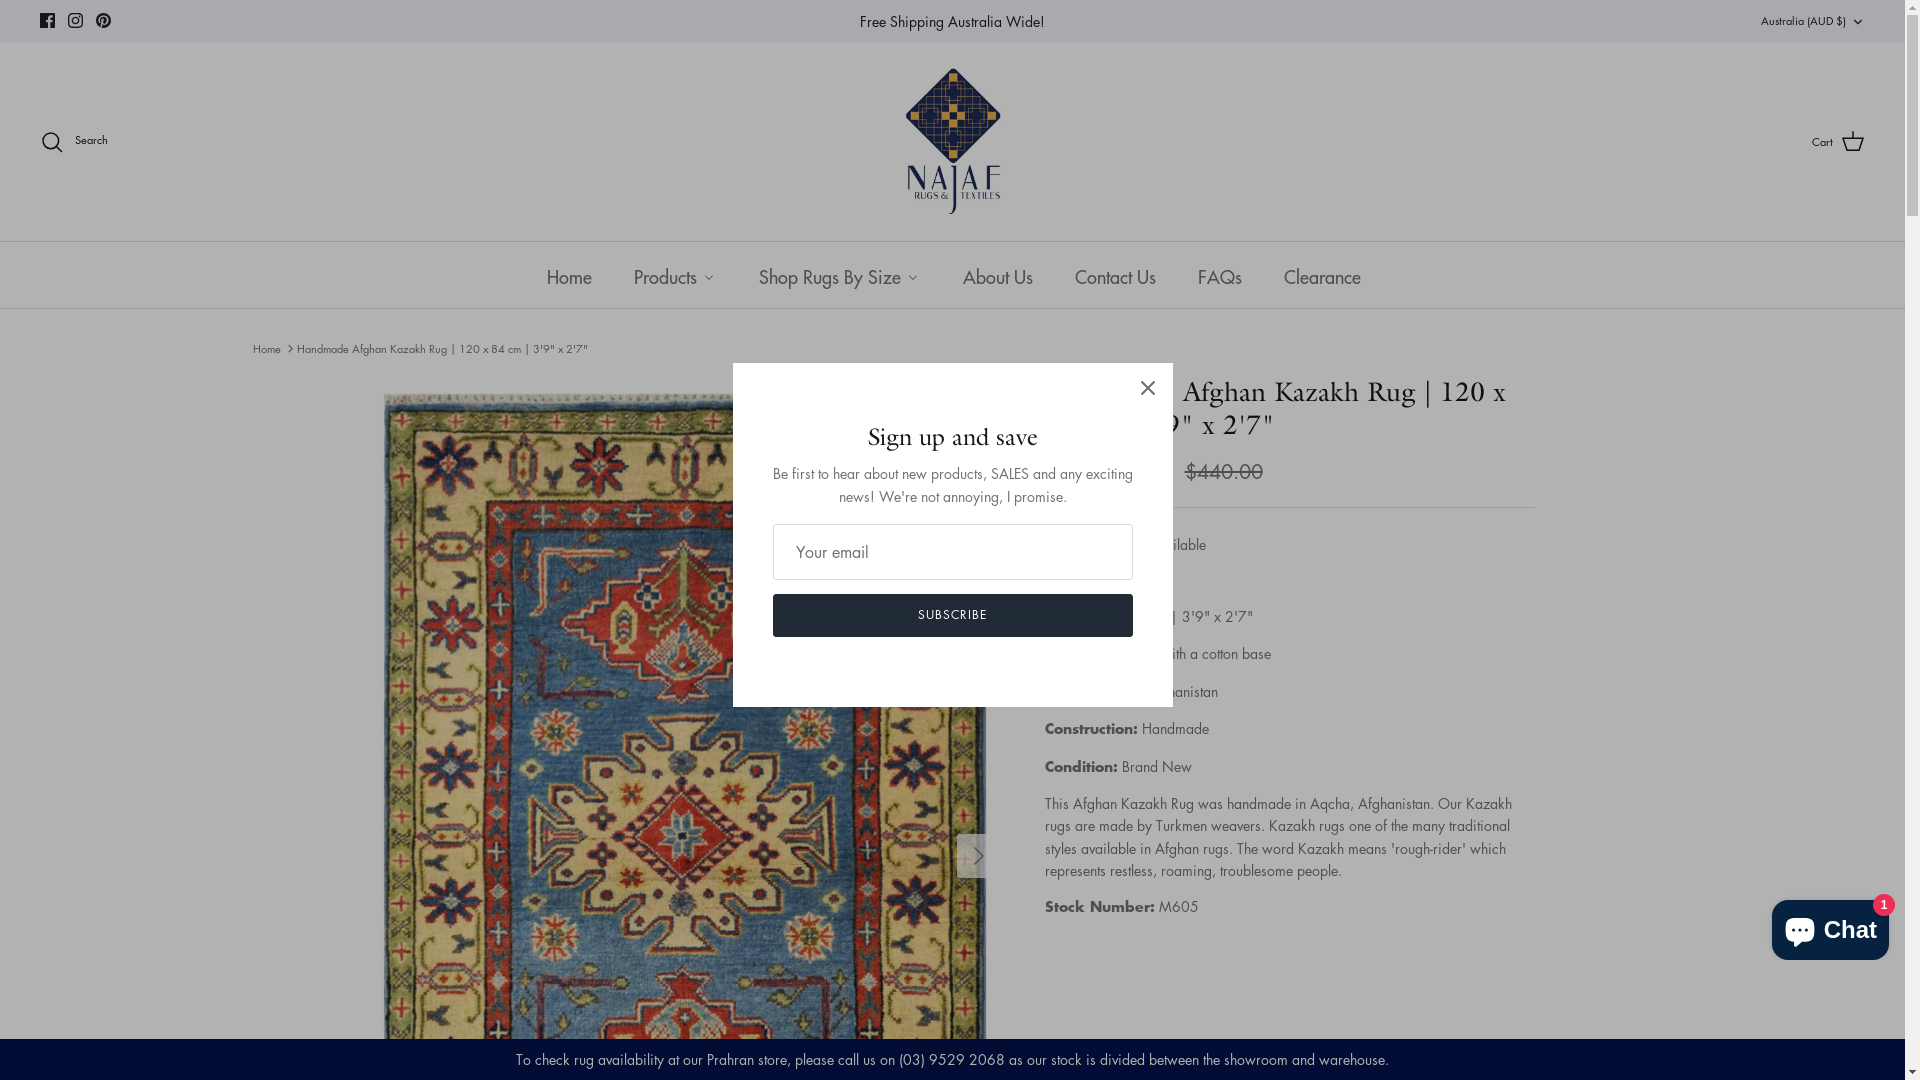  I want to click on 'Clearance', so click(1321, 274).